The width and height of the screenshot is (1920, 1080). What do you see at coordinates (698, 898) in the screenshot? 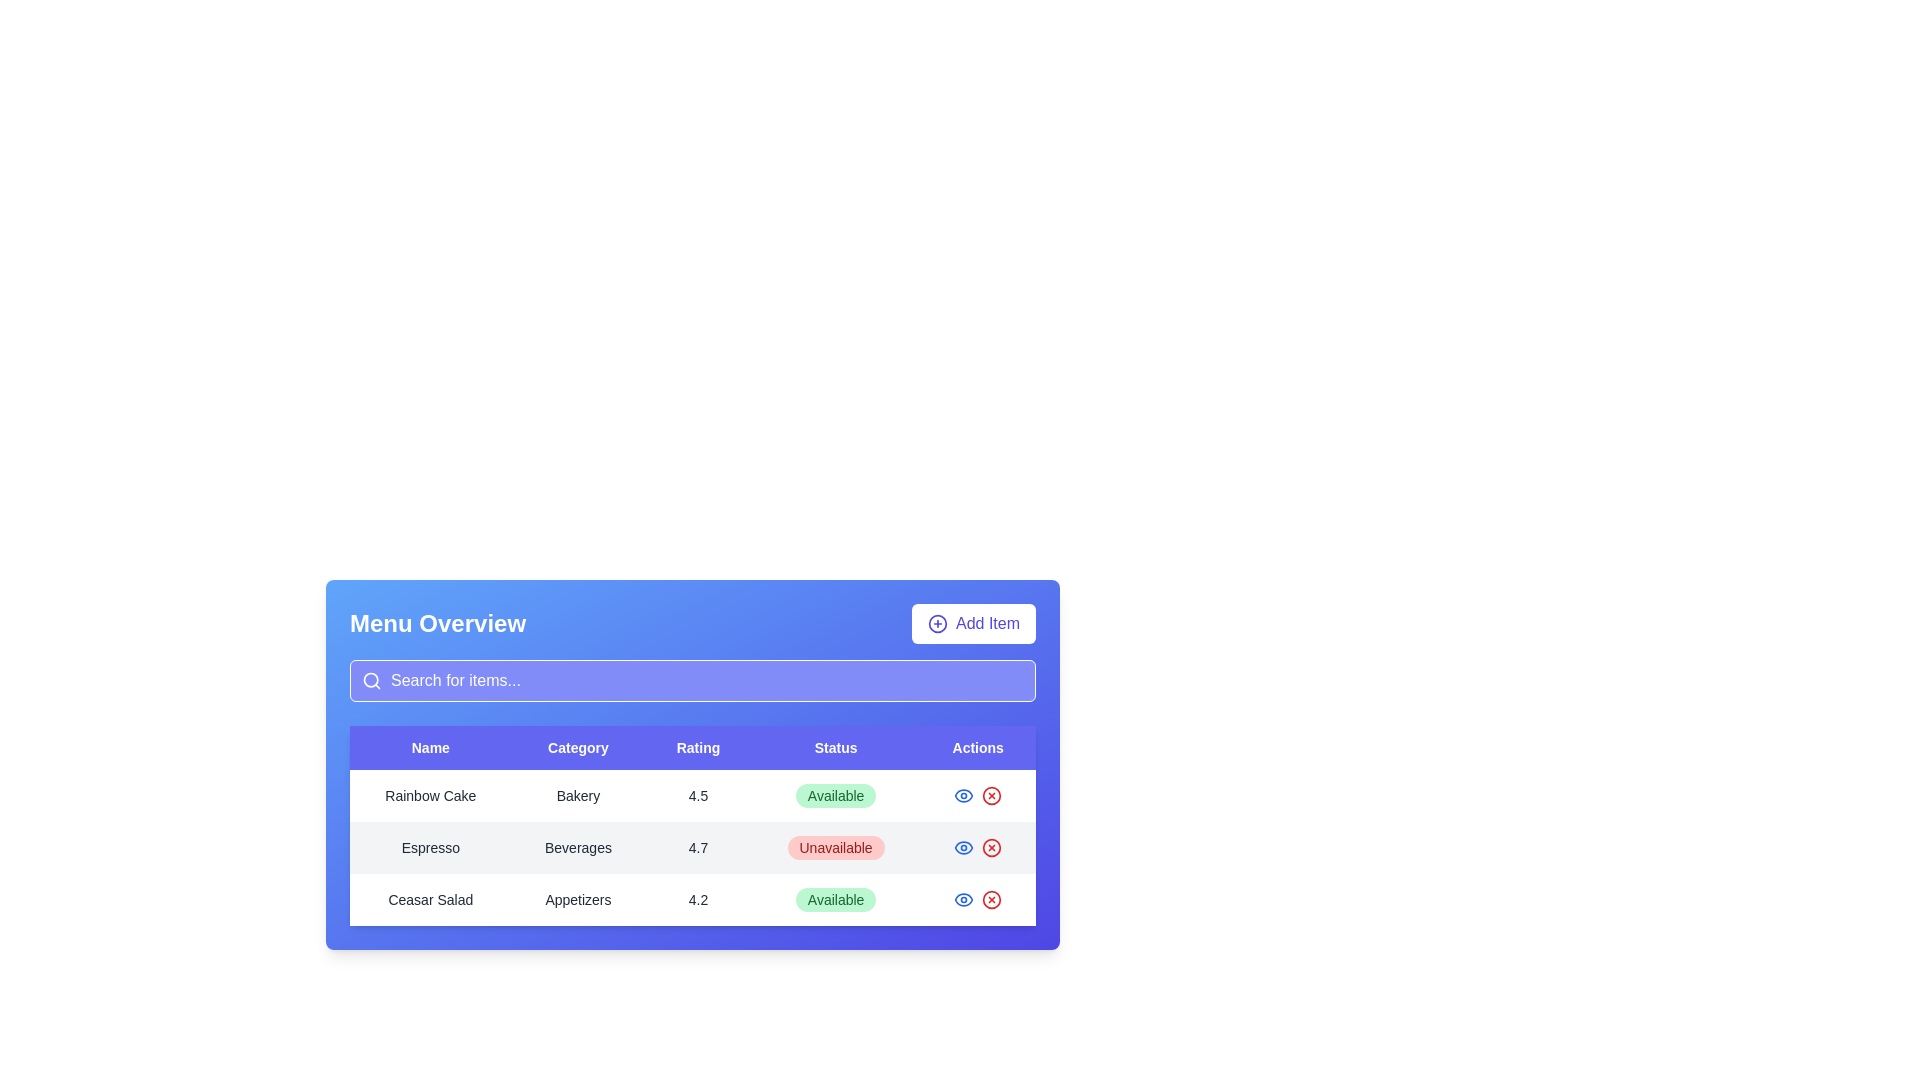
I see `numeric value '4.2' displayed in the 'Rating' column, which is the third item corresponding to 'Ceasar Salad'` at bounding box center [698, 898].